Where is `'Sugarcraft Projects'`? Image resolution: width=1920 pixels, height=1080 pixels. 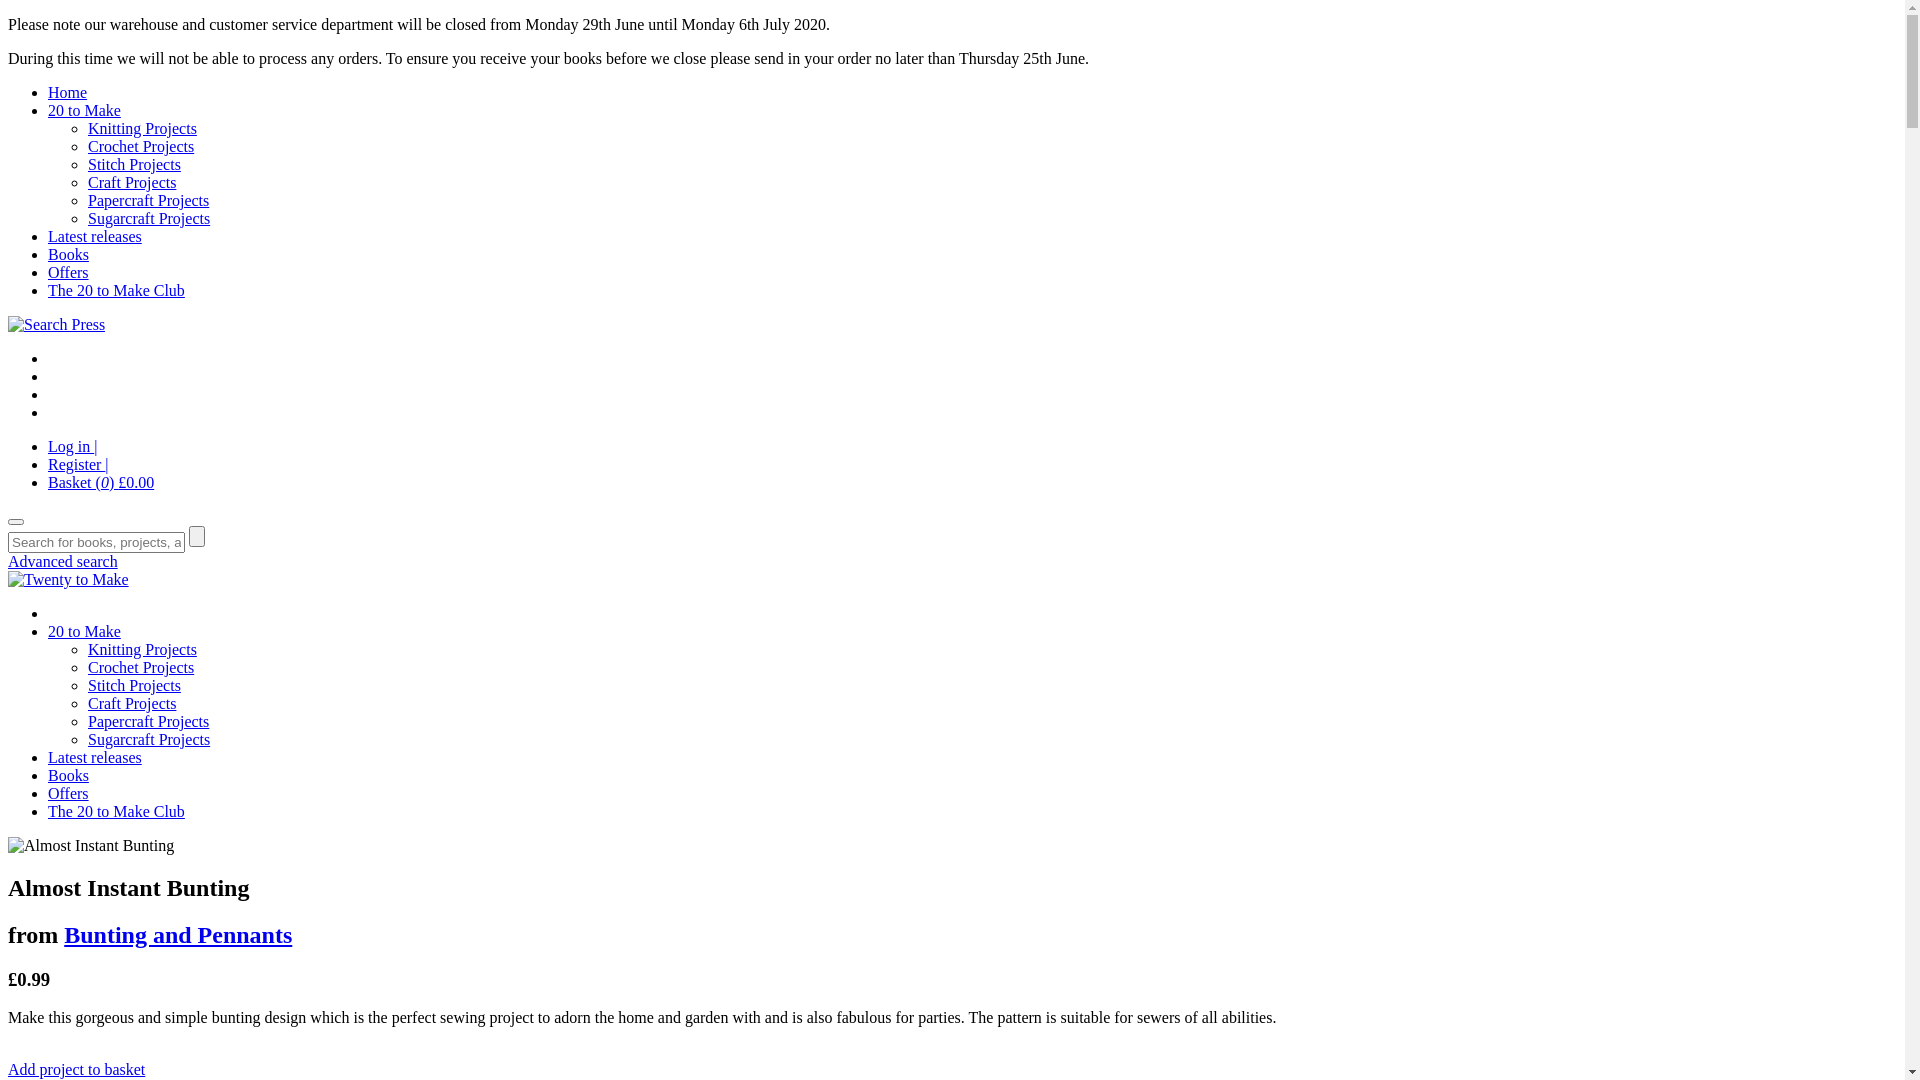 'Sugarcraft Projects' is located at coordinates (86, 218).